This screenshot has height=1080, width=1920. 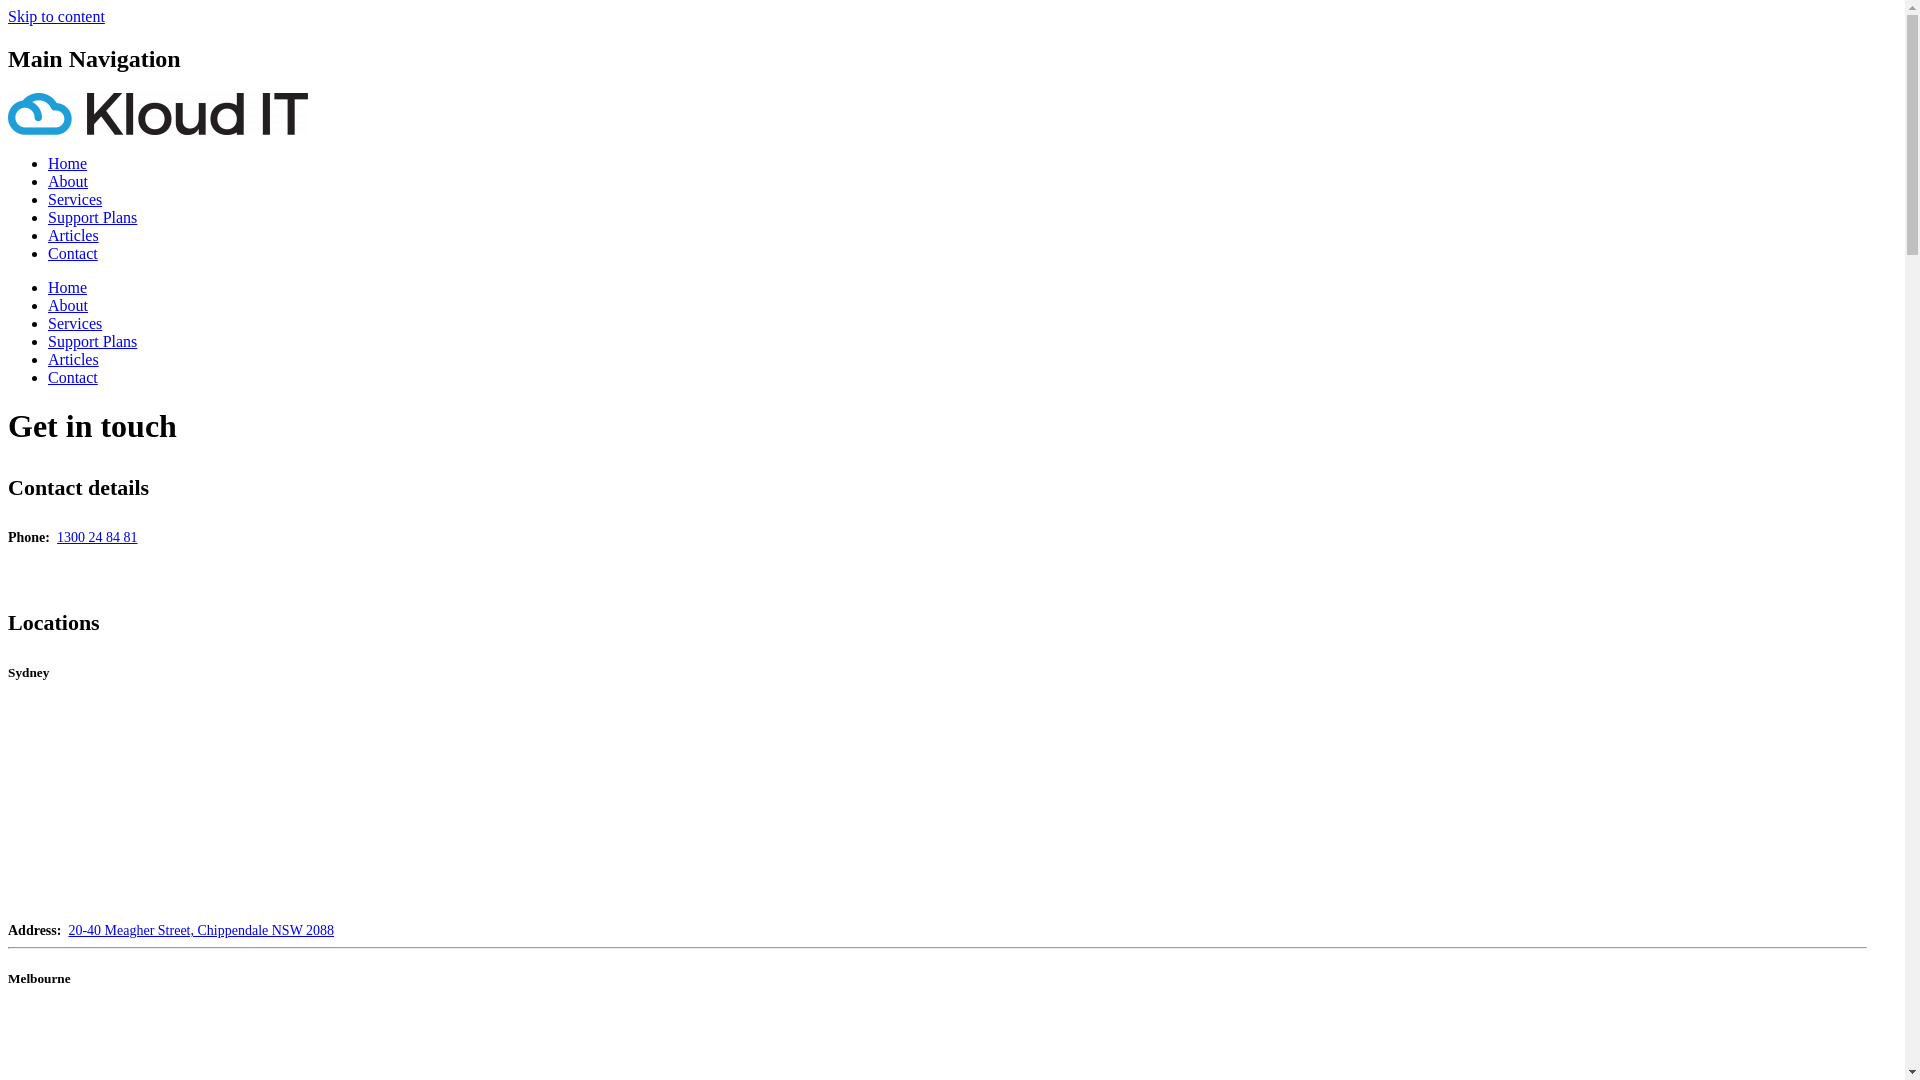 I want to click on '1300 24 84 81', so click(x=96, y=536).